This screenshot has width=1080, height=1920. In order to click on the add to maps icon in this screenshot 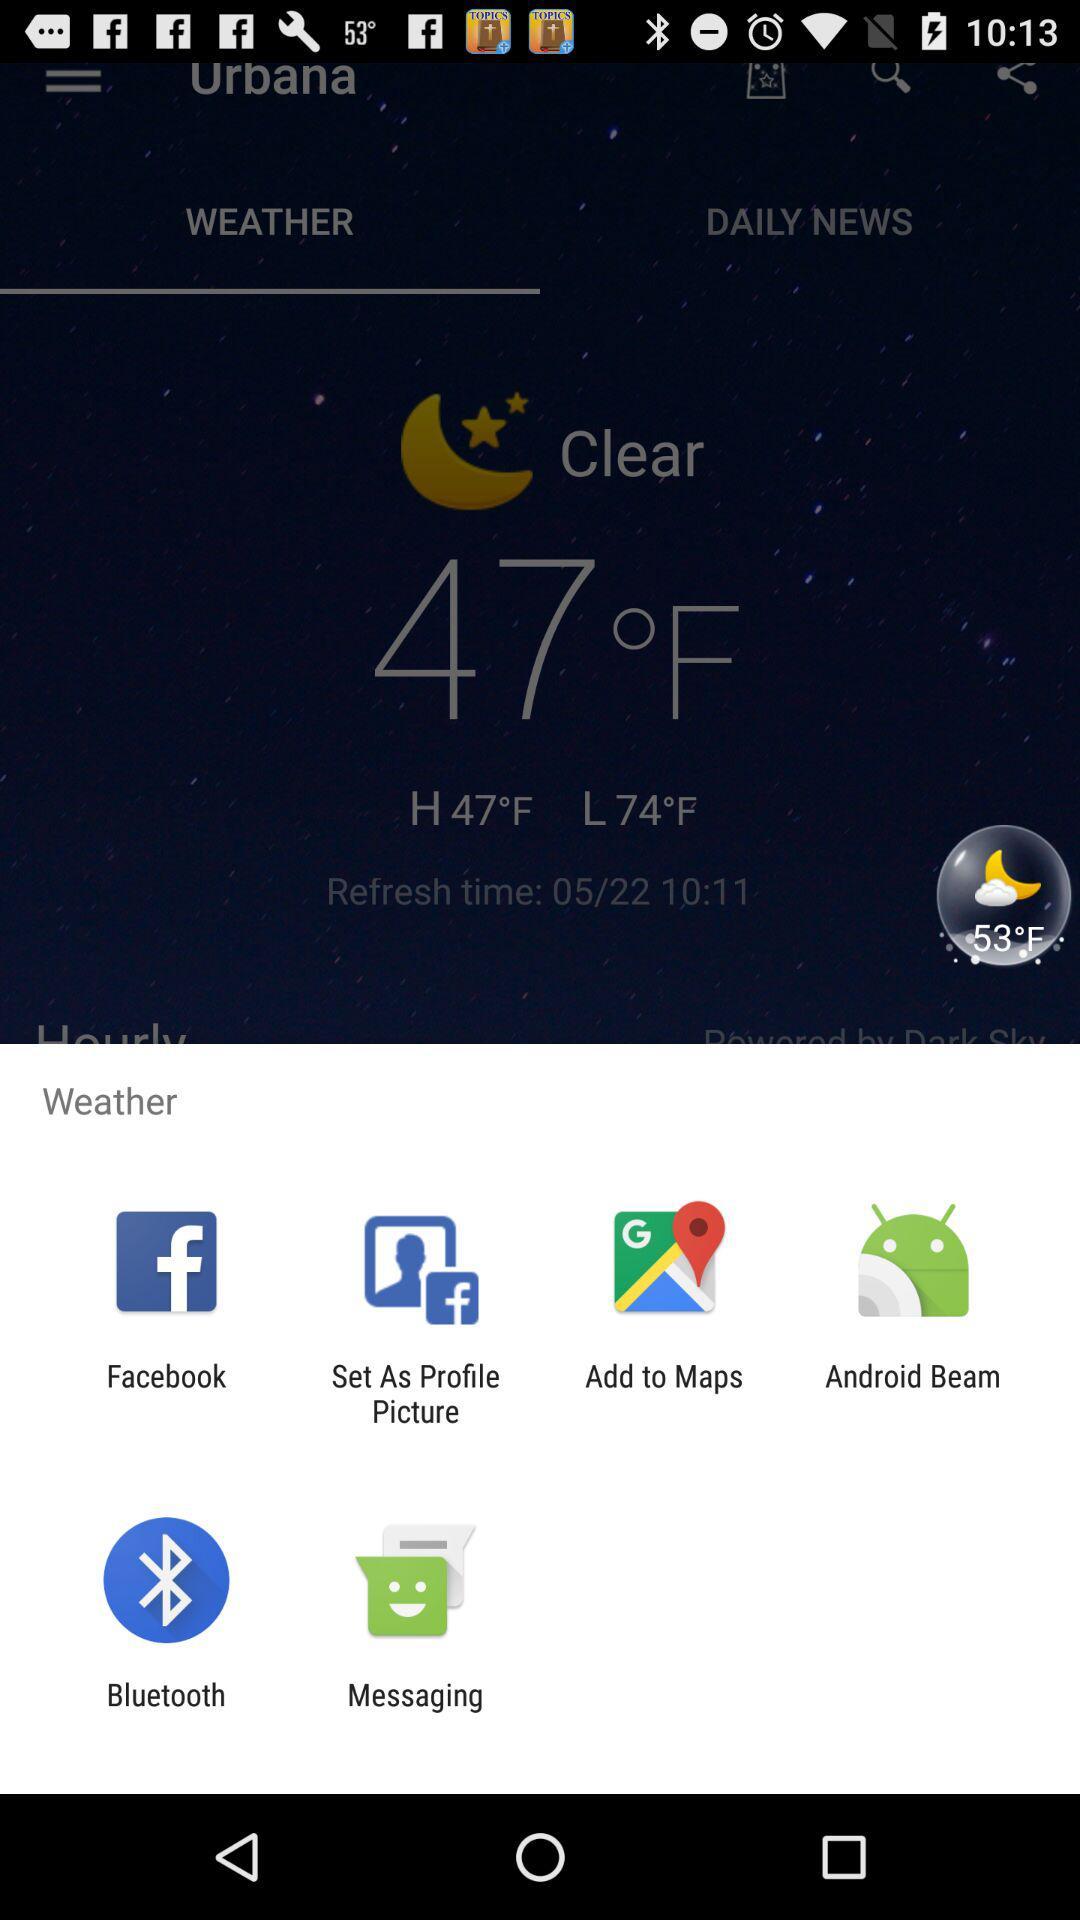, I will do `click(664, 1392)`.